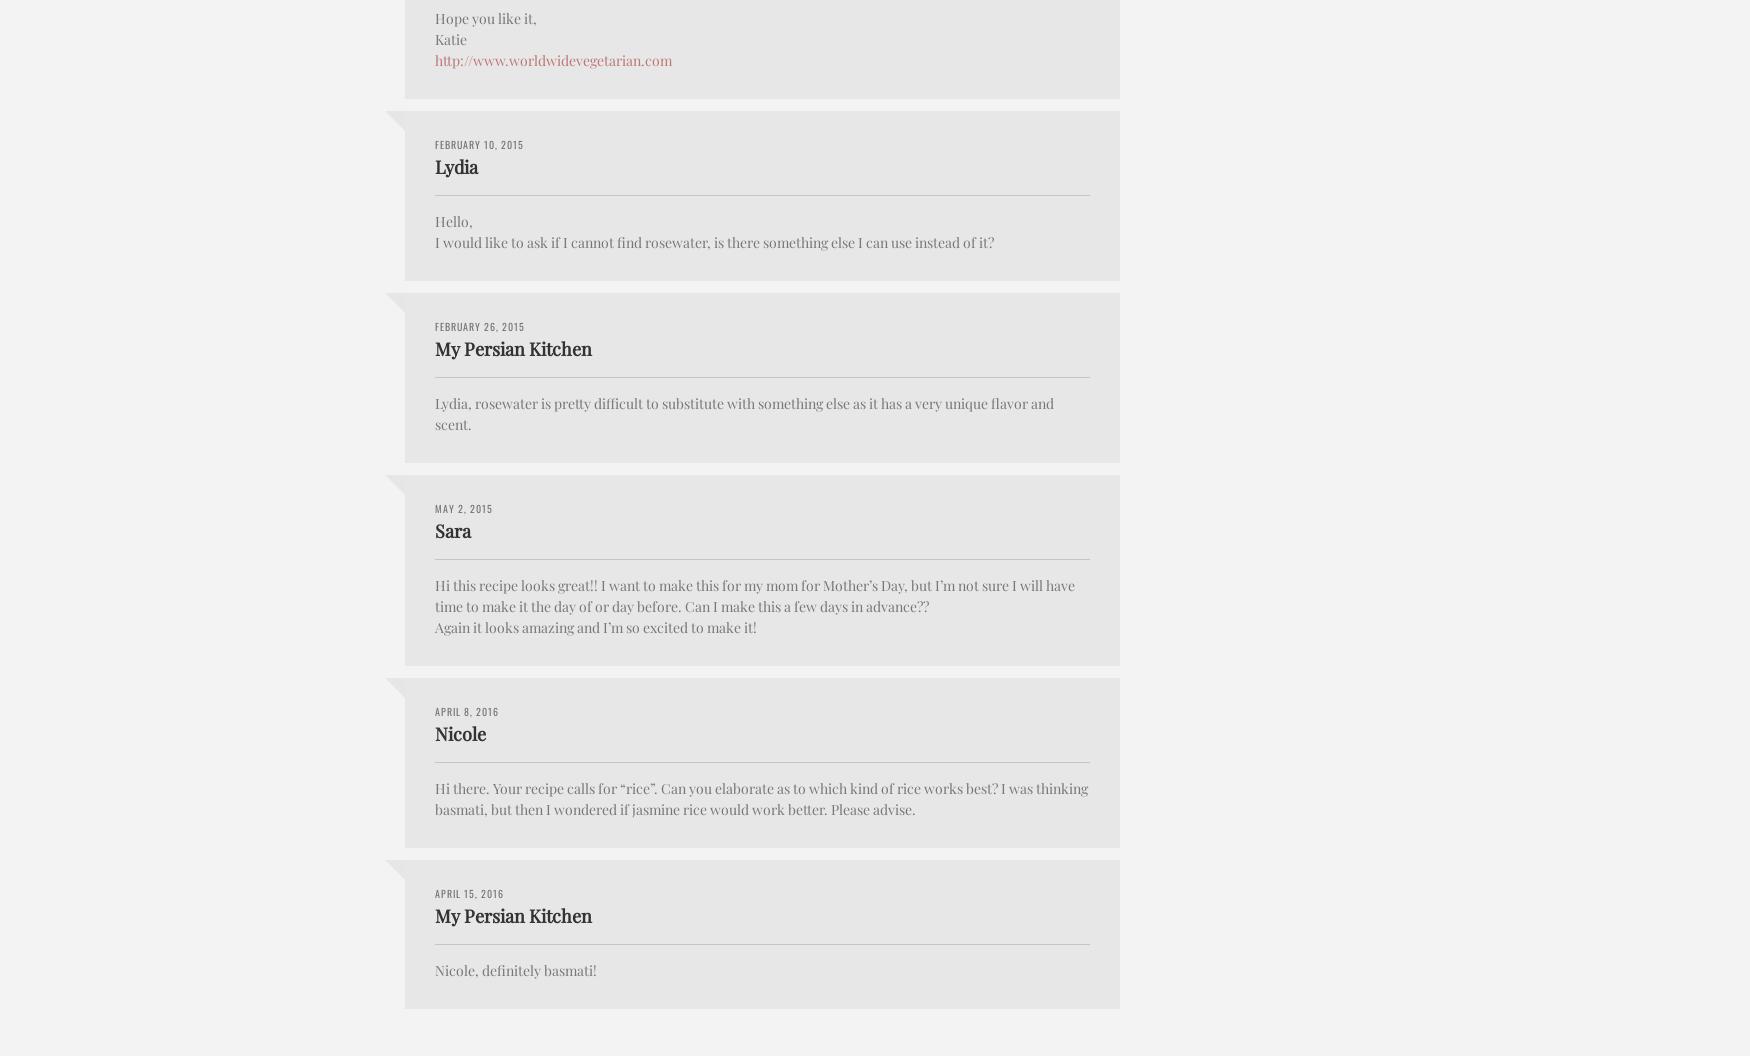 Image resolution: width=1750 pixels, height=1056 pixels. I want to click on 'Sara', so click(453, 530).